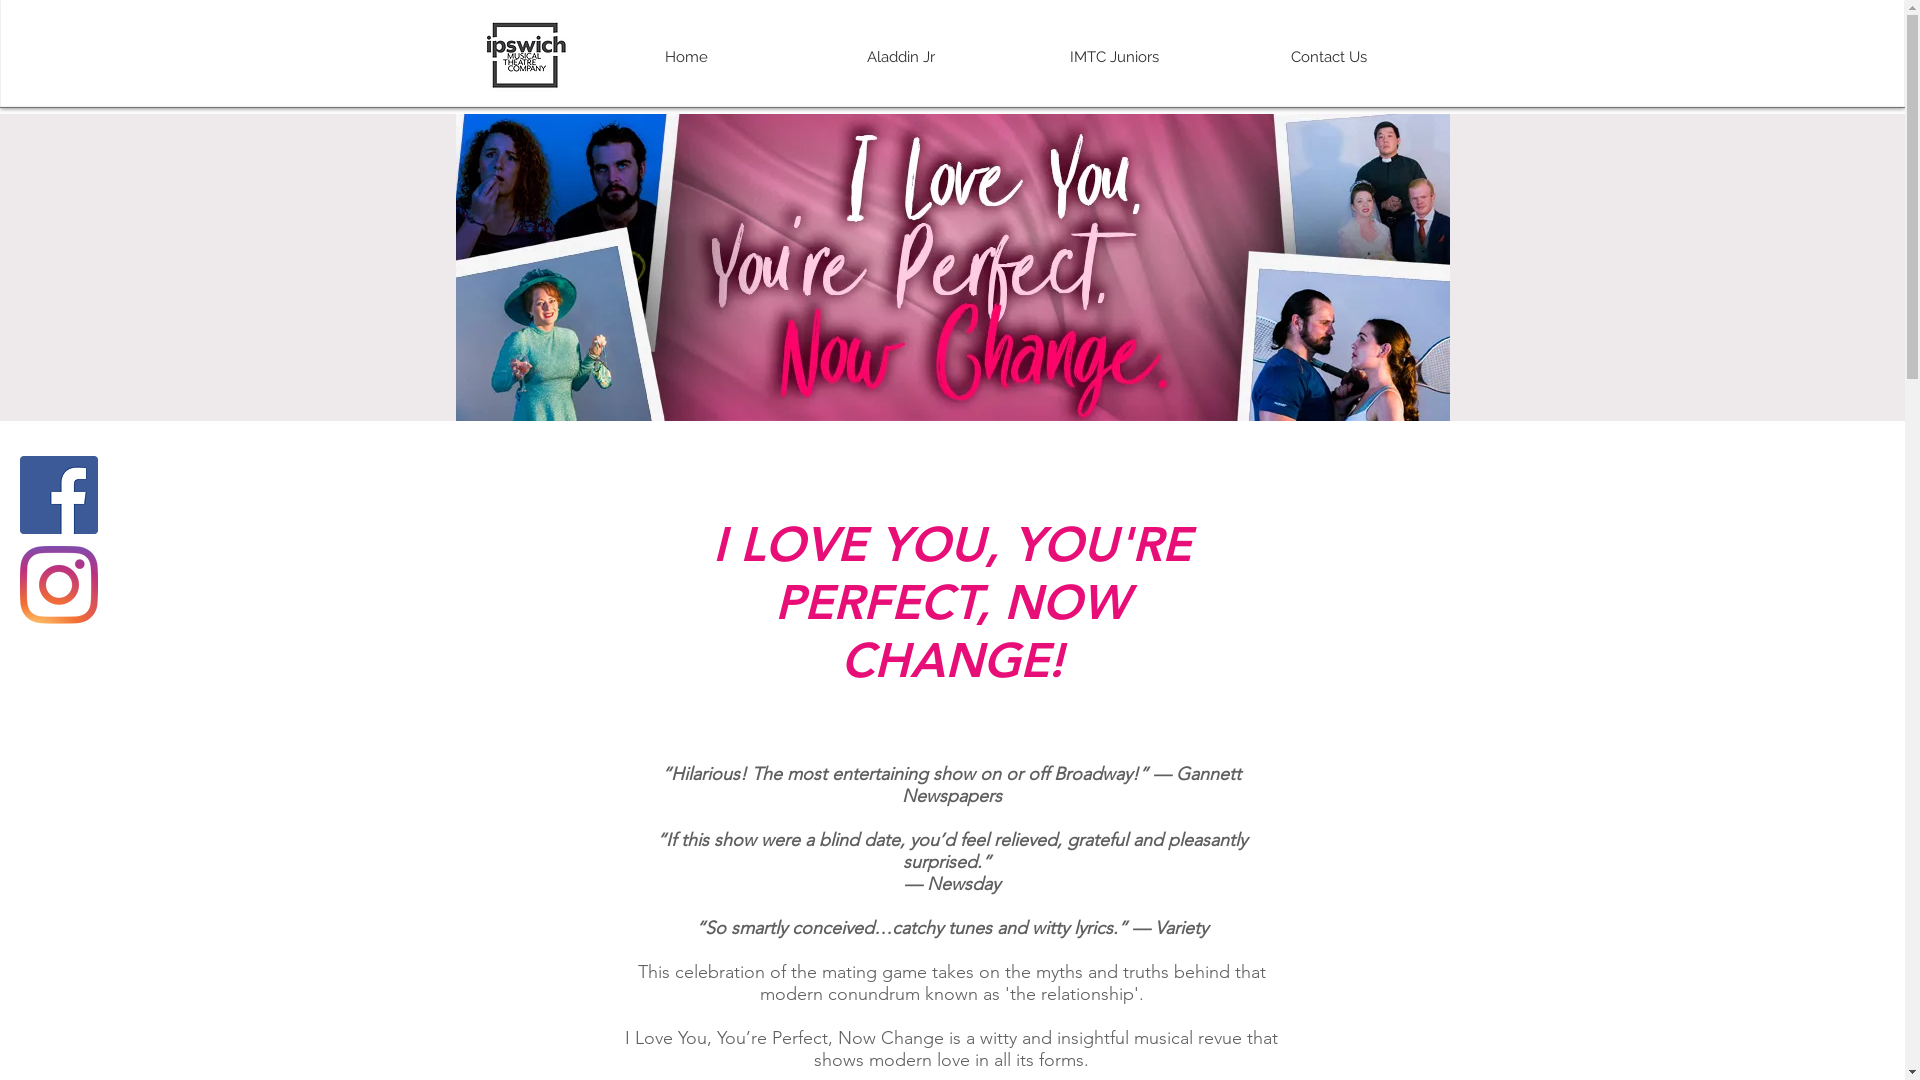 The width and height of the screenshot is (1920, 1080). Describe the element at coordinates (685, 56) in the screenshot. I see `'Home'` at that location.